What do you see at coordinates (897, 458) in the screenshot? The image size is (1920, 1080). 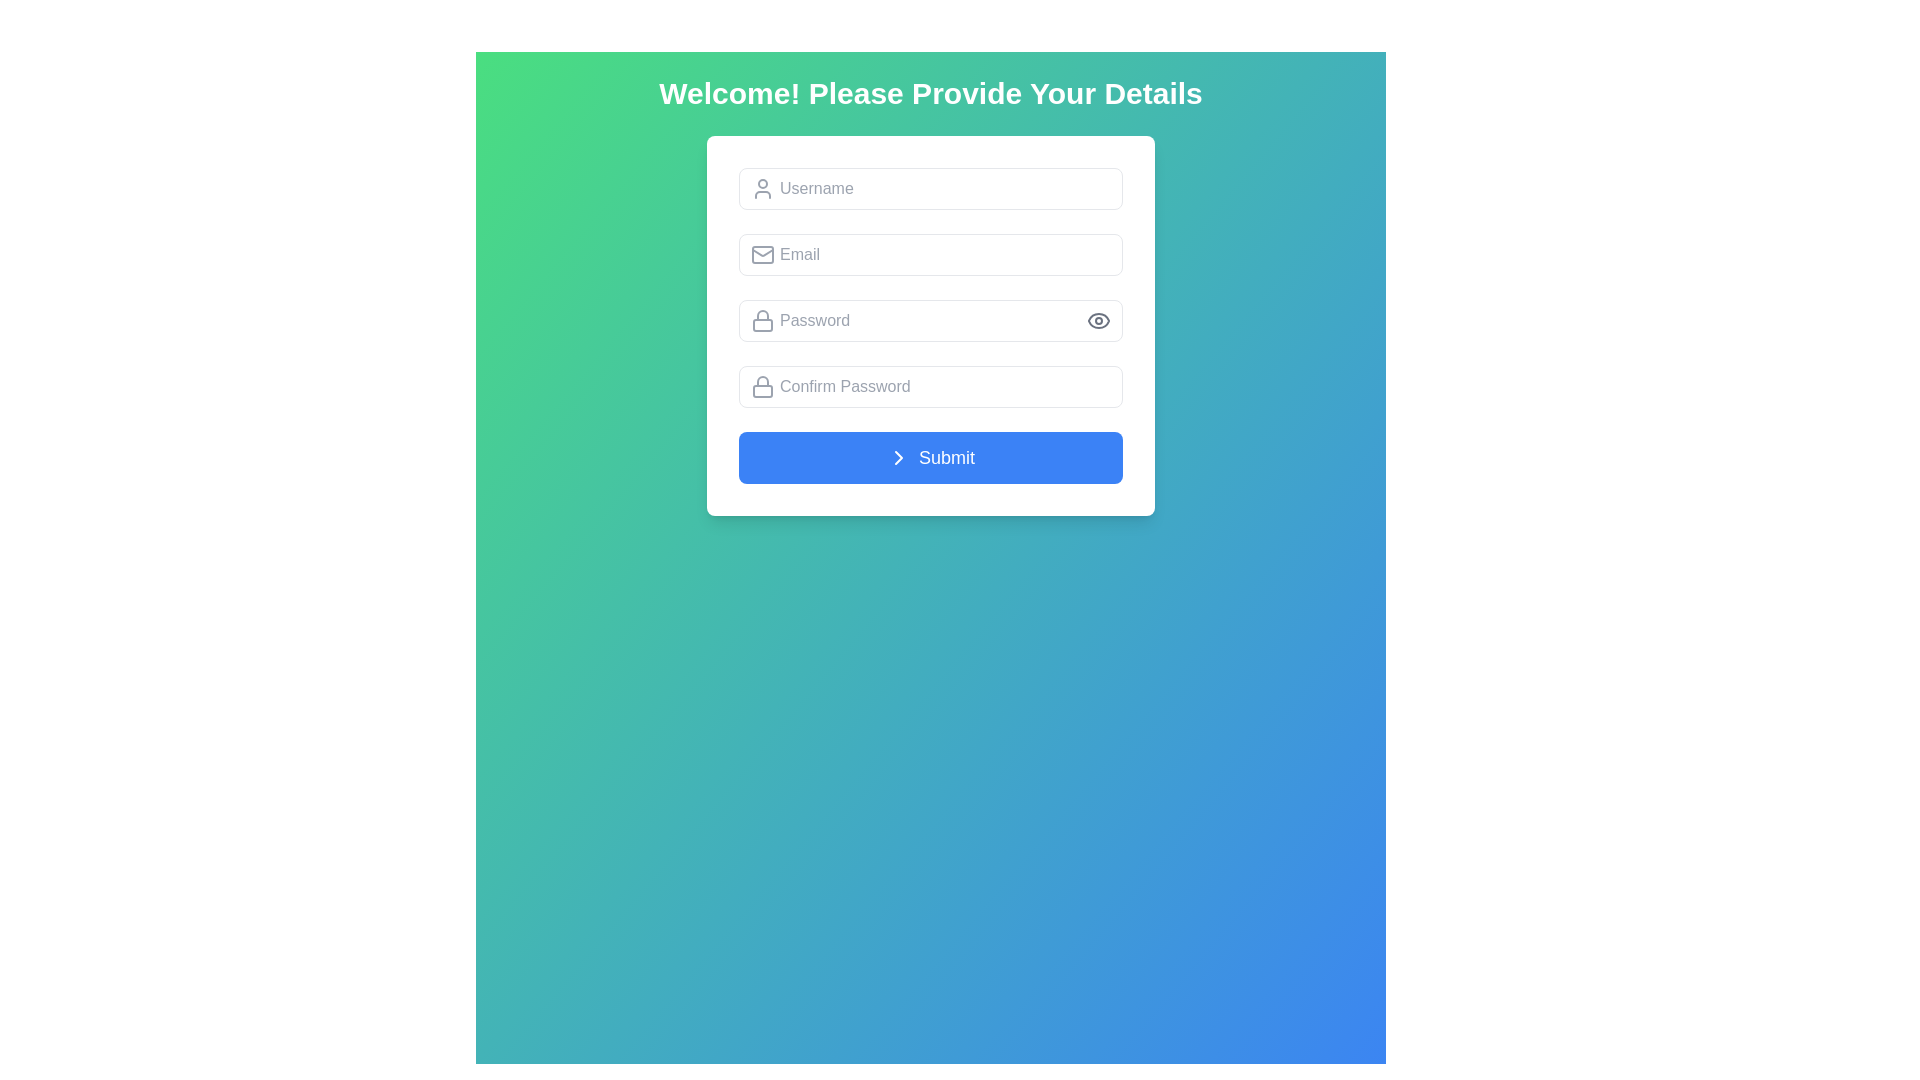 I see `the chevron indicator icon located at the center-right of the 'Submit' button, which signifies that clicking it will initiate an action` at bounding box center [897, 458].